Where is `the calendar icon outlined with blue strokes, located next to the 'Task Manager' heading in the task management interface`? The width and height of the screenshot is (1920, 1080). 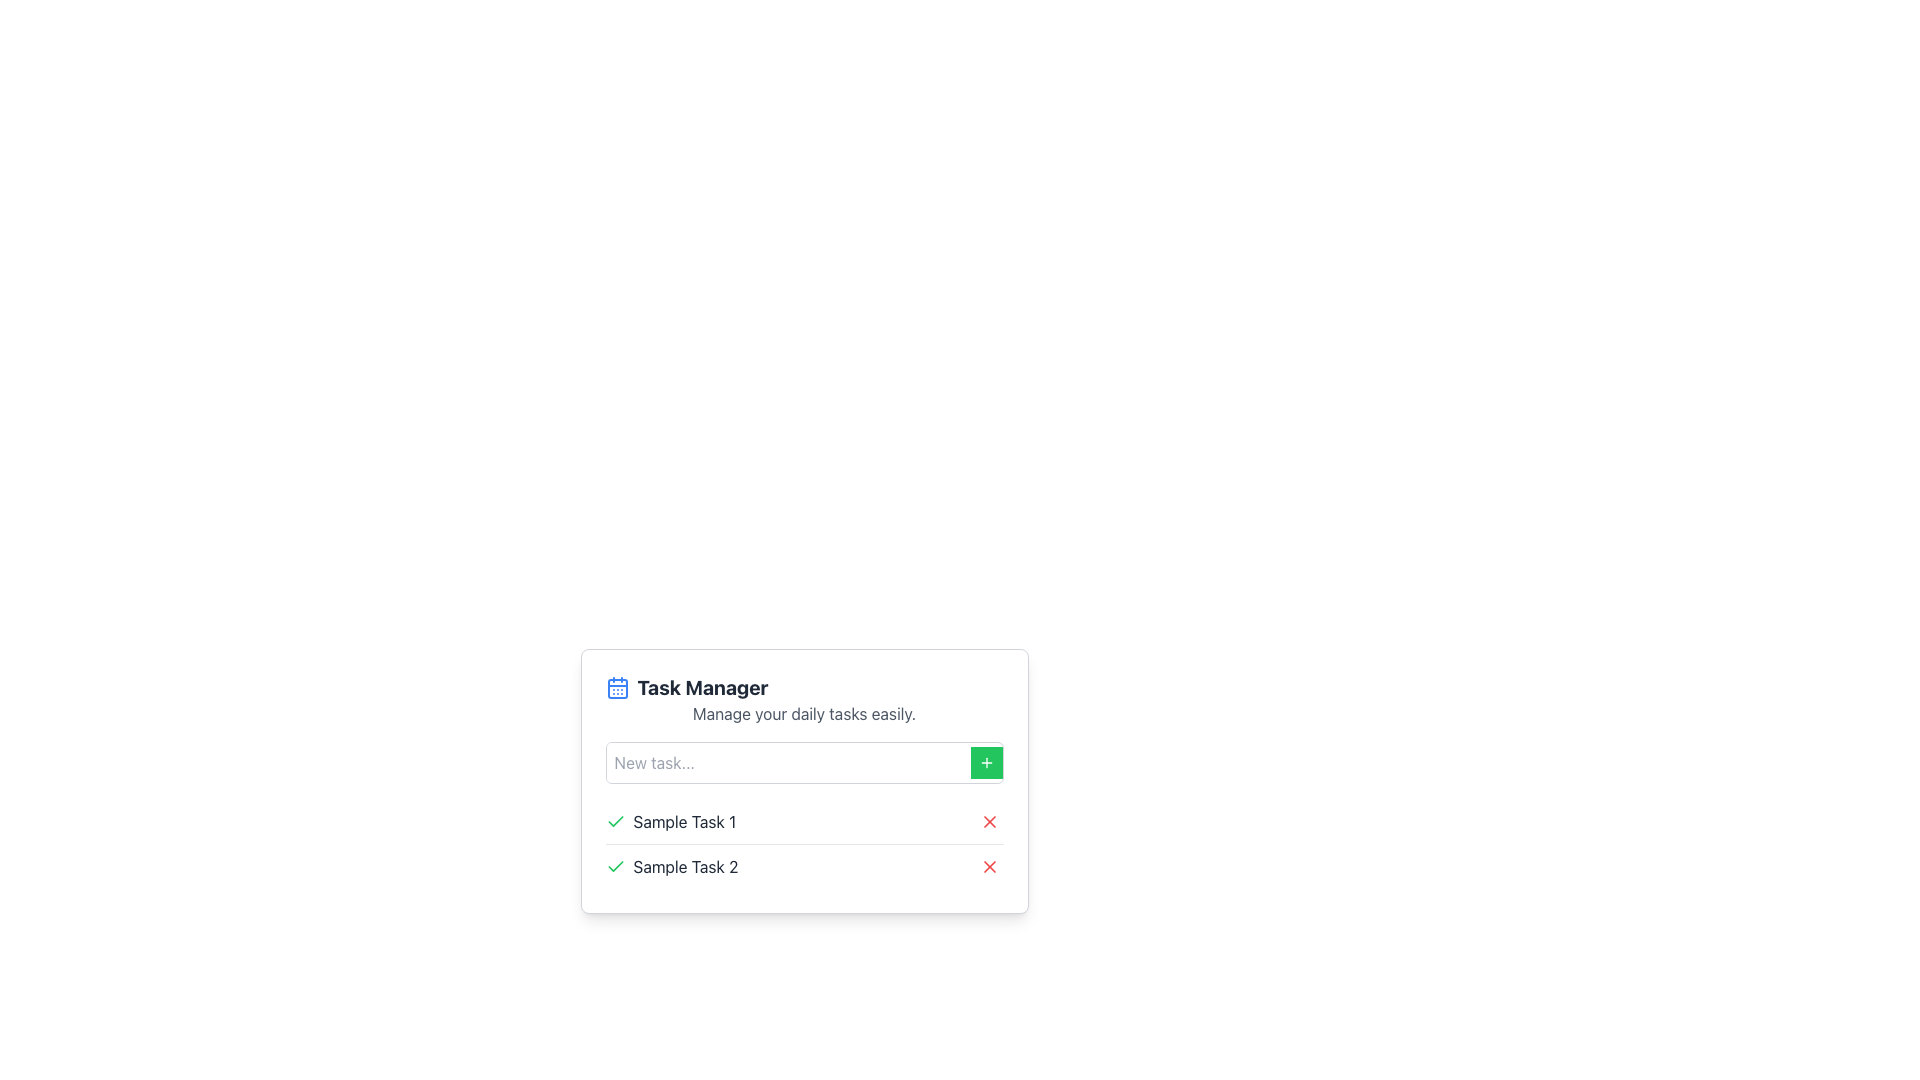
the calendar icon outlined with blue strokes, located next to the 'Task Manager' heading in the task management interface is located at coordinates (616, 686).